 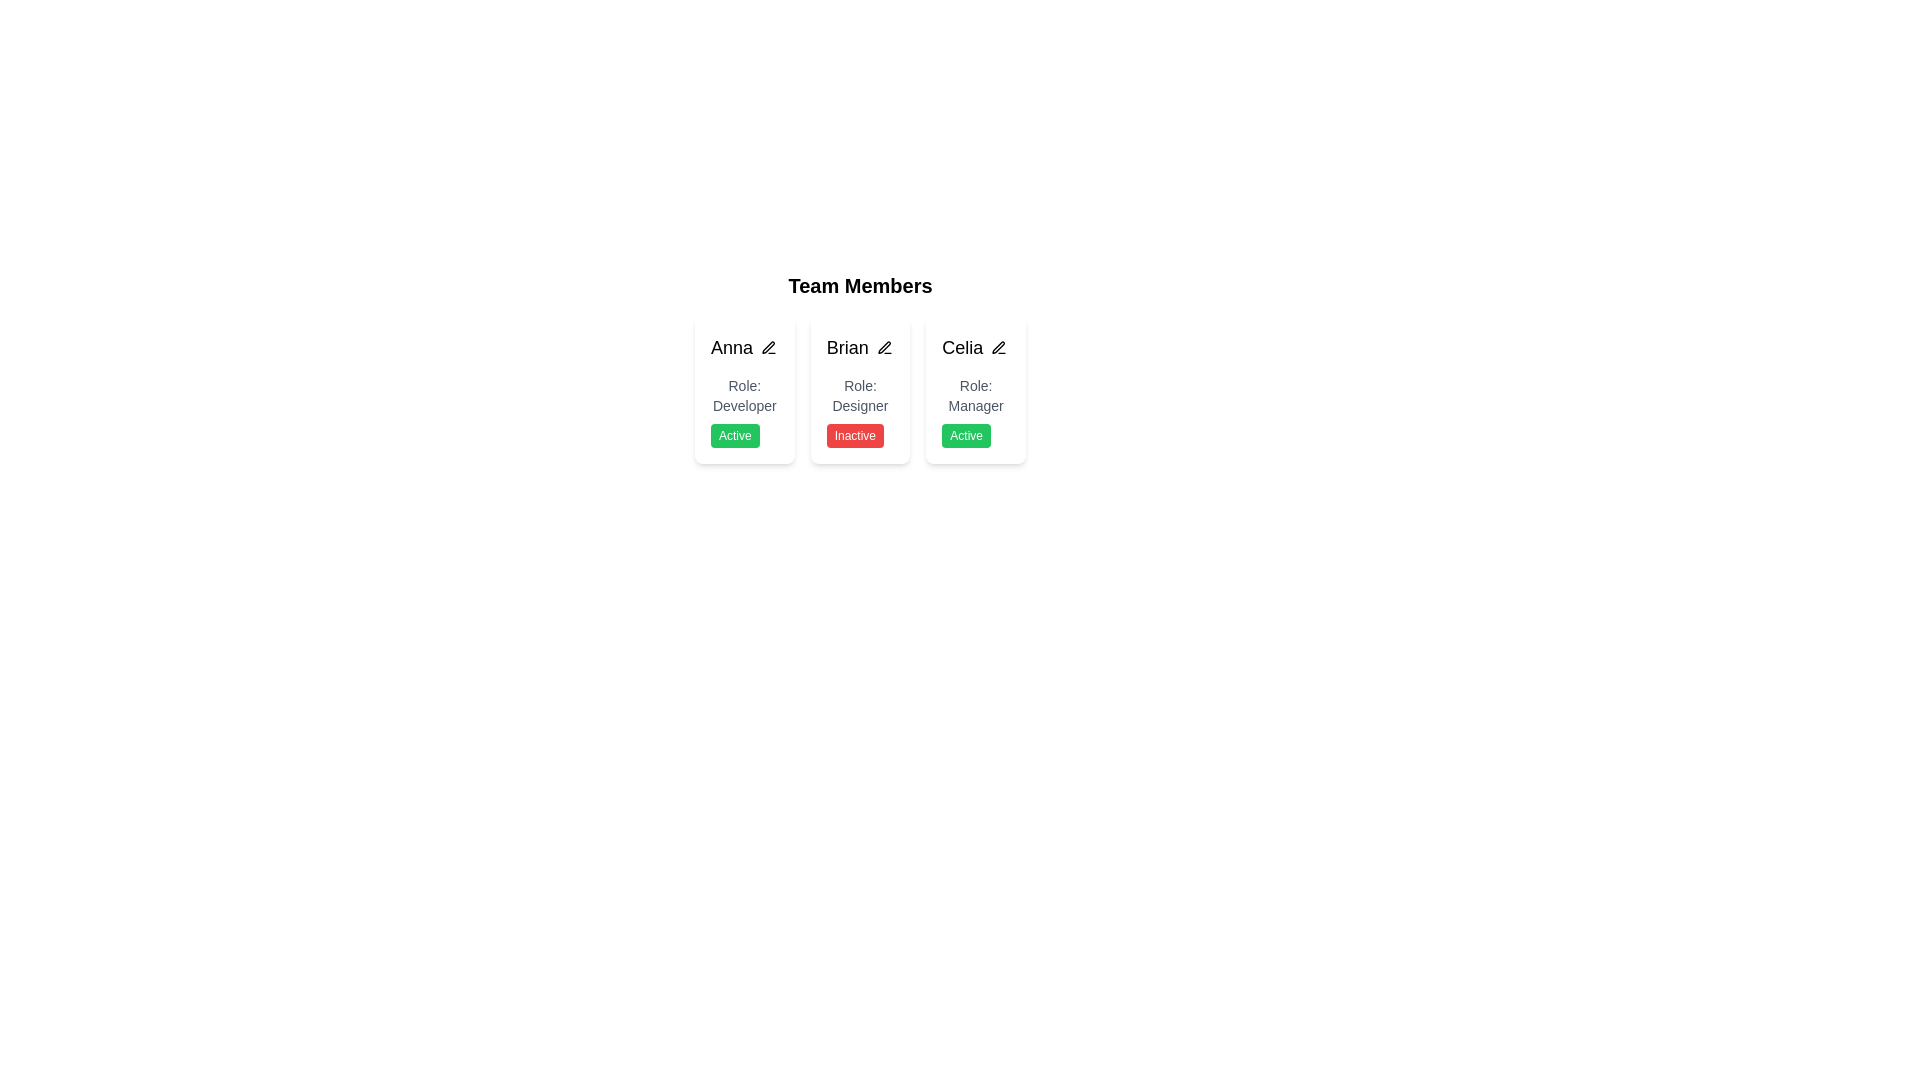 I want to click on the Status indicator badge with a green background and white text reading 'Active', located at the bottom of the profile card labeled 'Celia' and 'Role: Manager', so click(x=966, y=434).